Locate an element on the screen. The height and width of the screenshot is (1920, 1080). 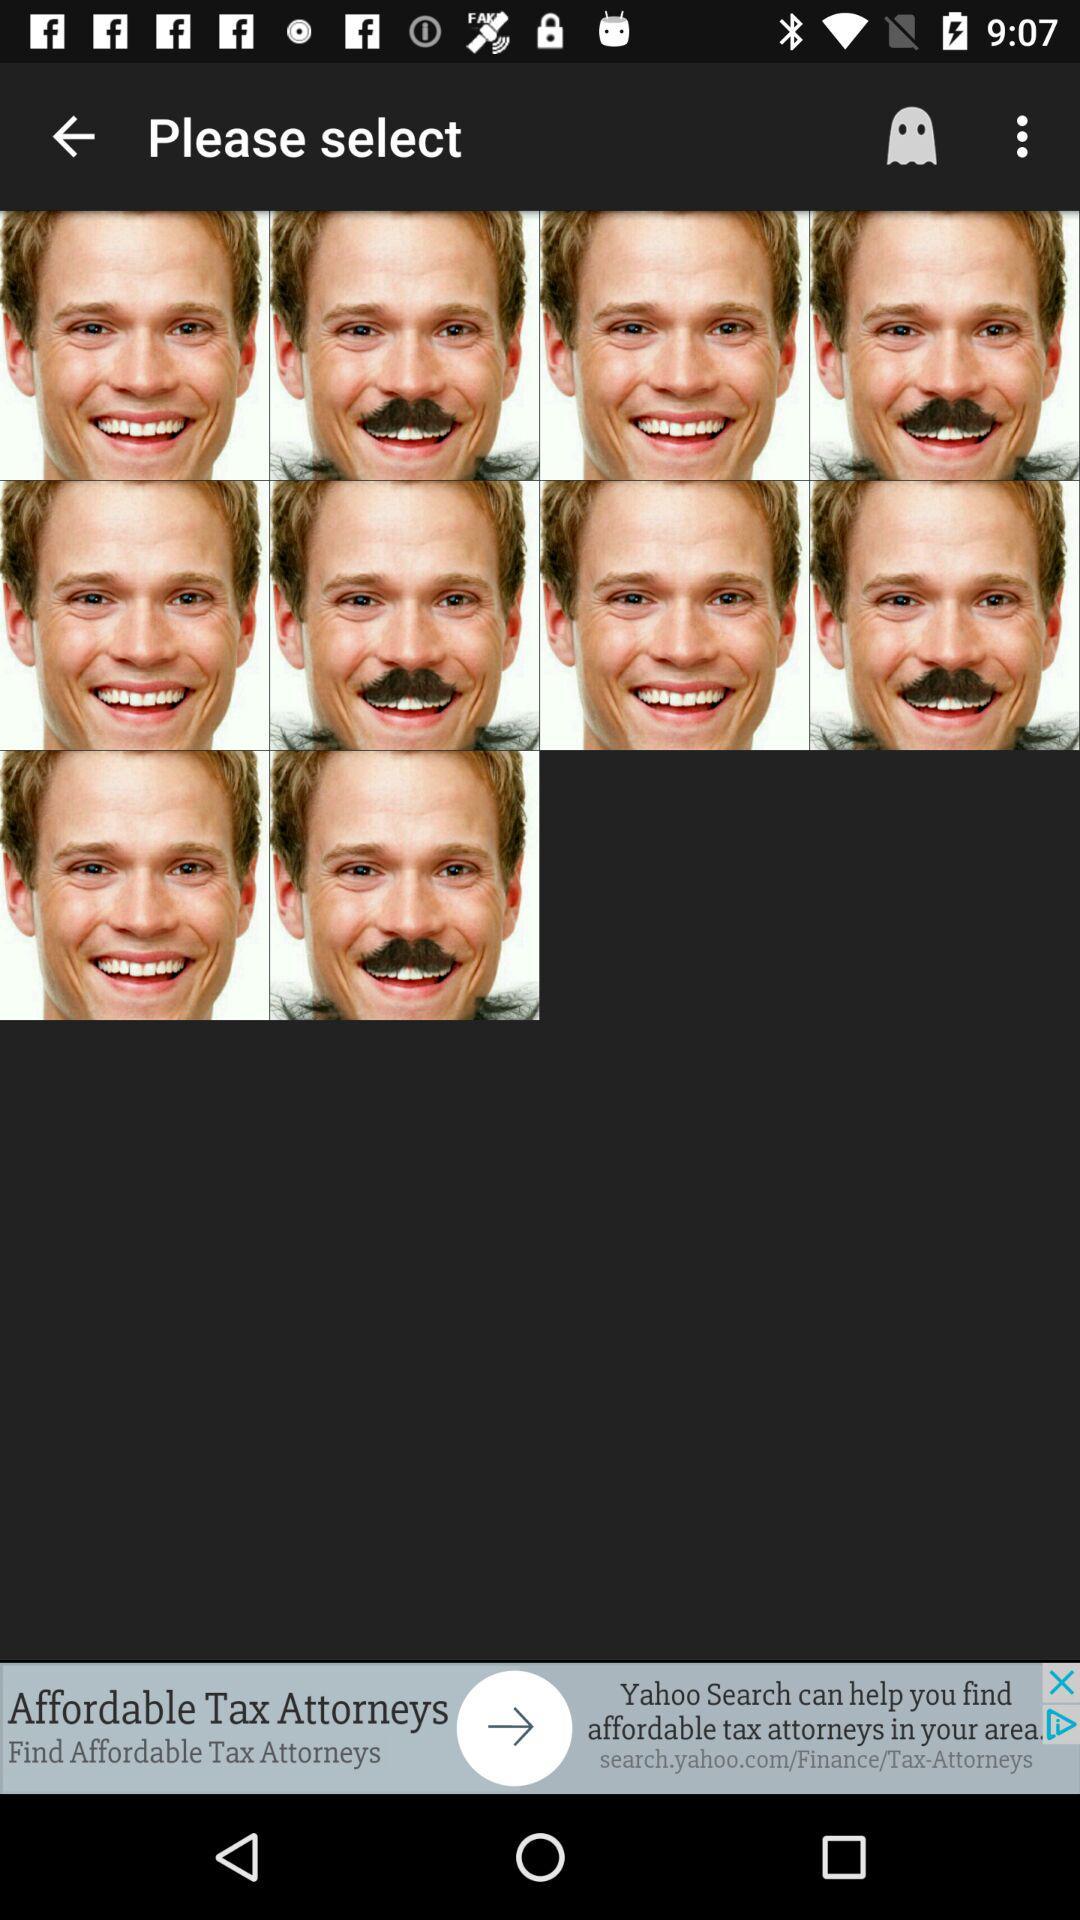
the sixth image is located at coordinates (404, 614).